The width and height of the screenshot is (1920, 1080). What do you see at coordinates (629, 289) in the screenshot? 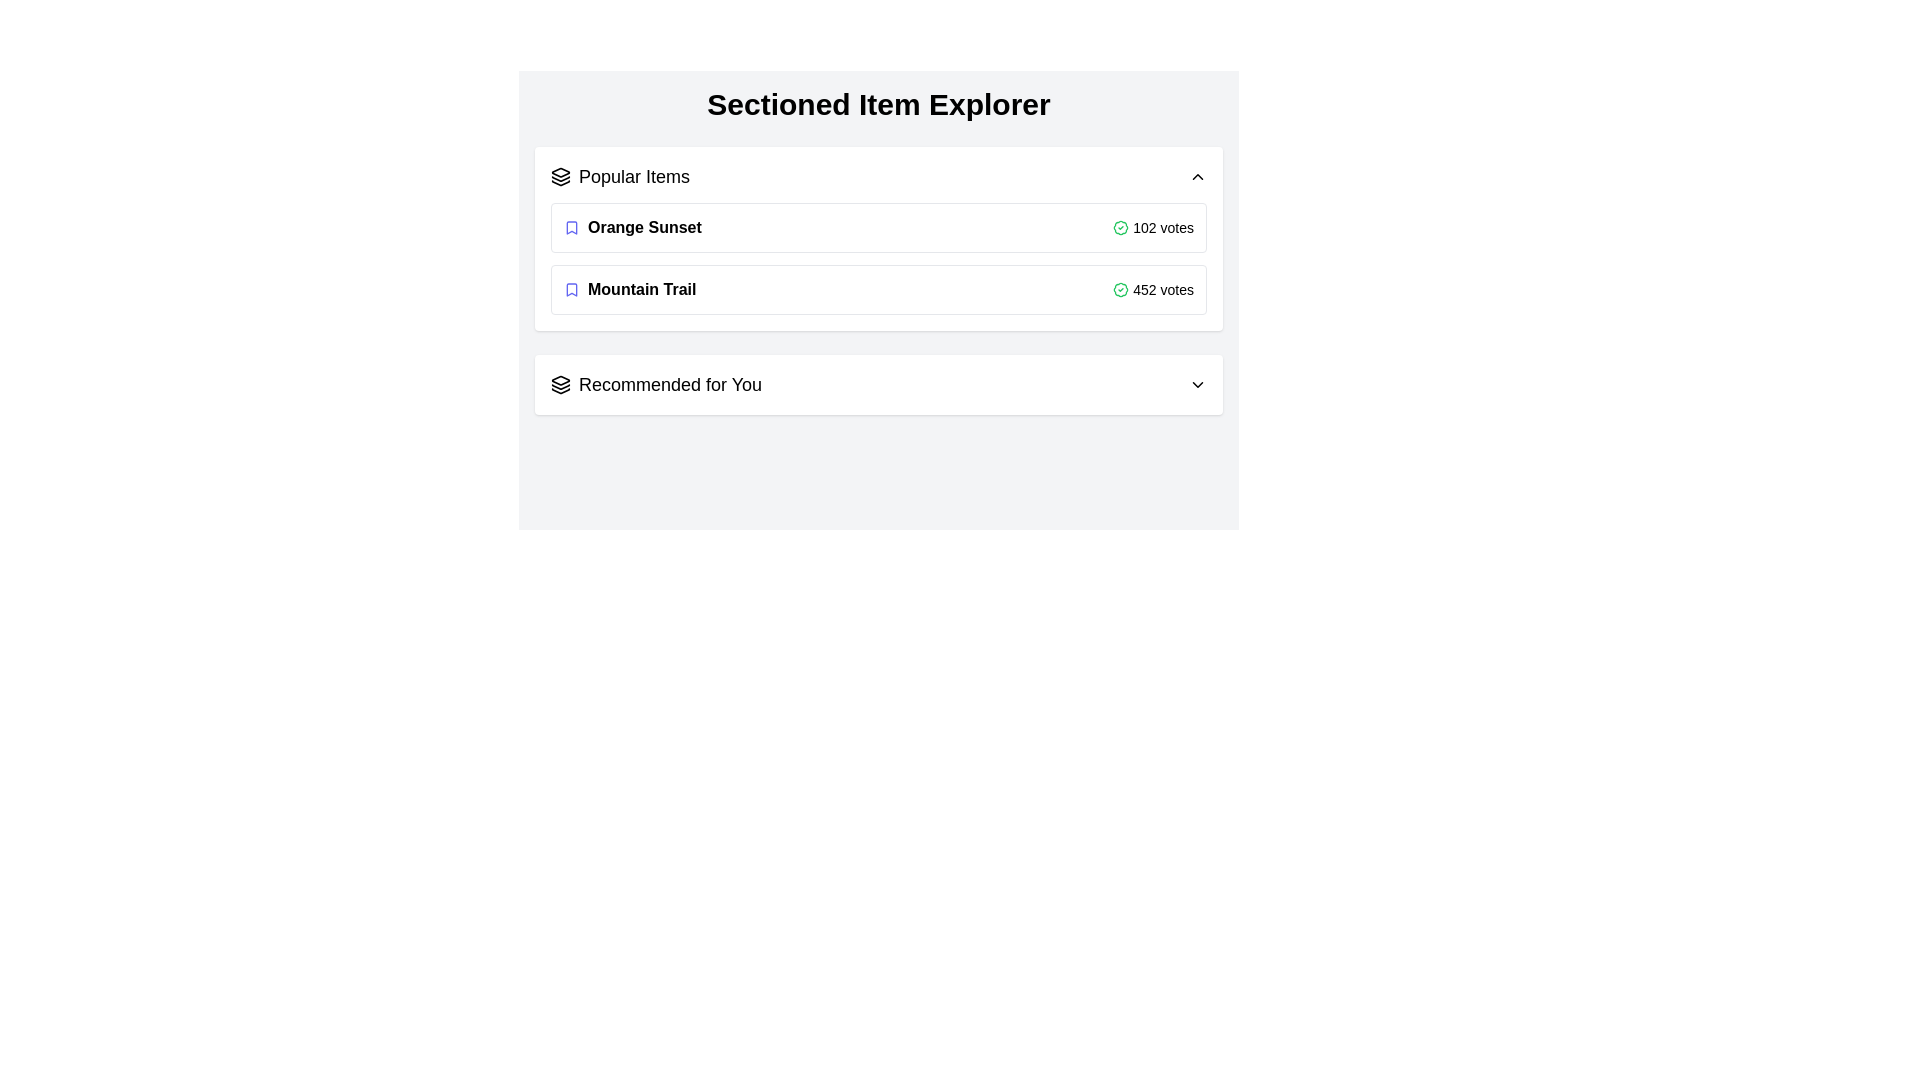
I see `the 'Mountain Trail' text label with the bookmark icon` at bounding box center [629, 289].